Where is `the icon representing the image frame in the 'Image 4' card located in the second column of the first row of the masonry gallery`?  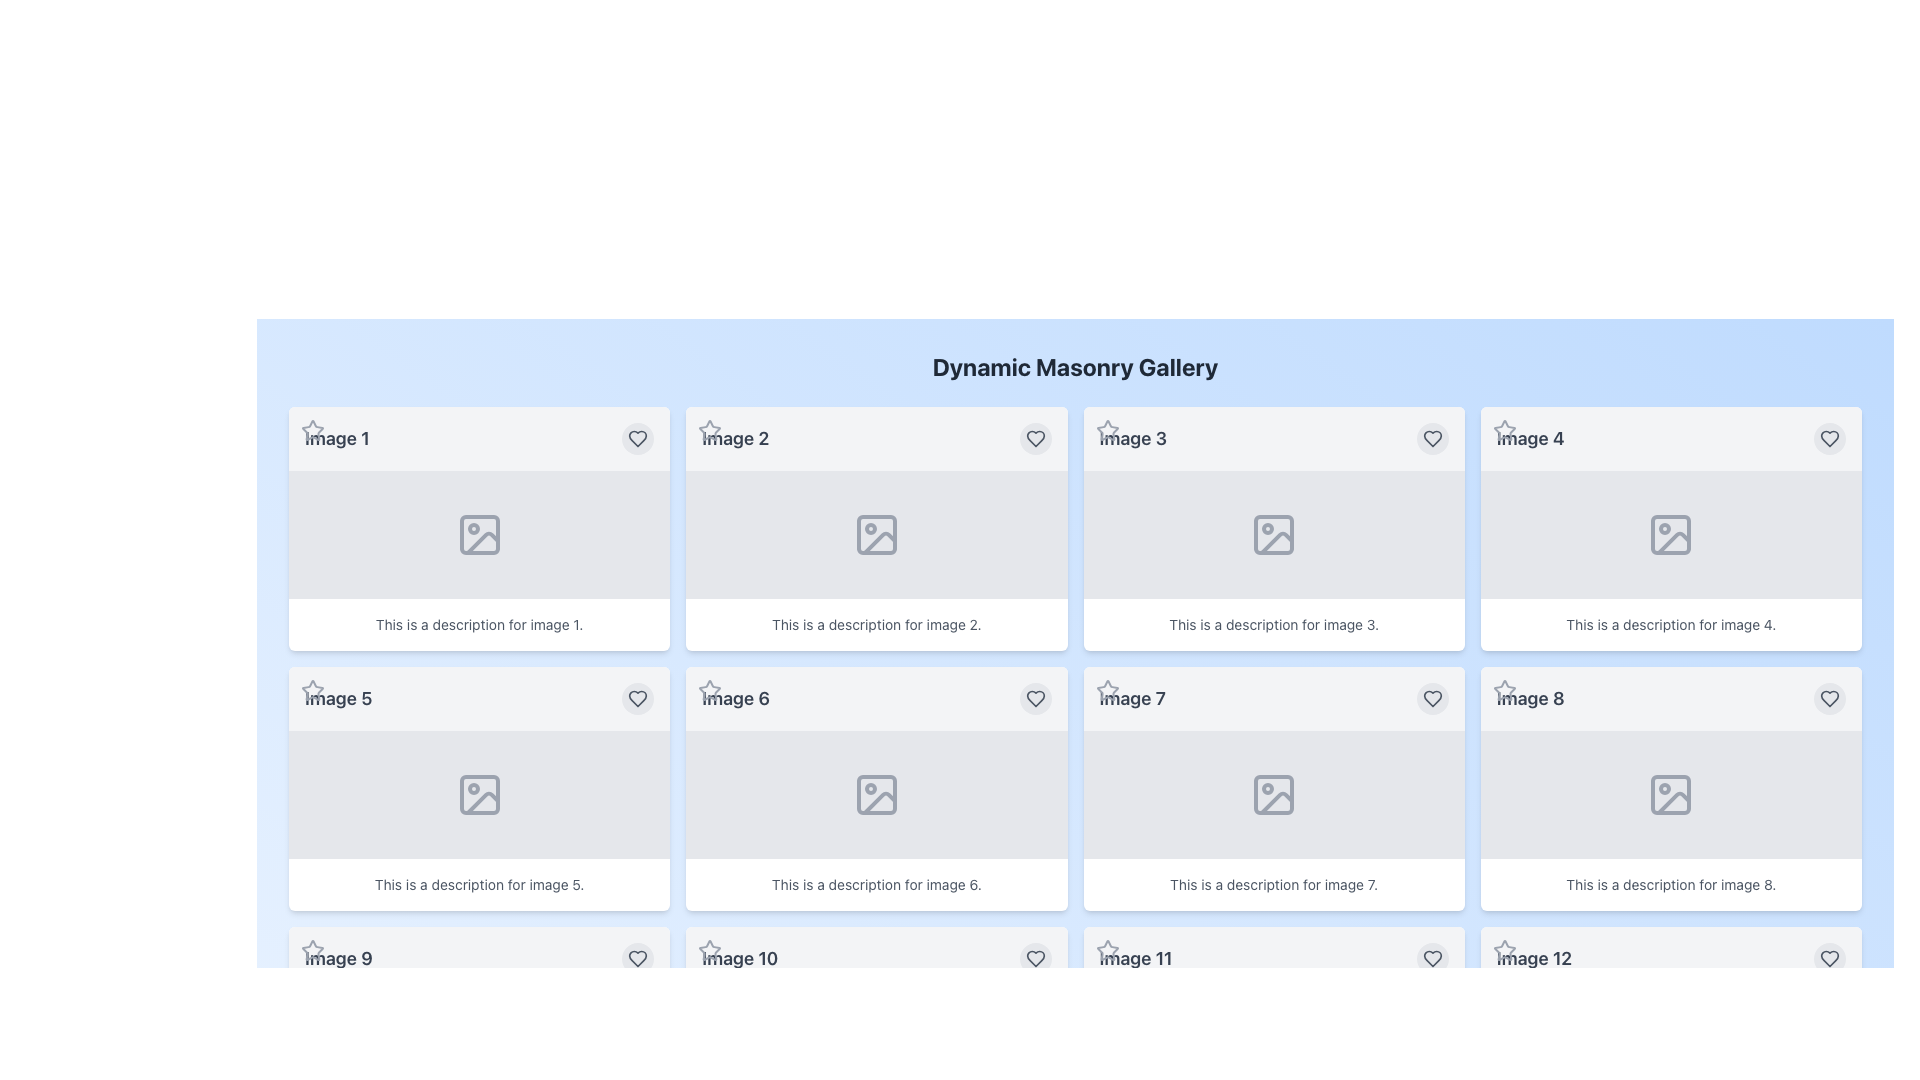 the icon representing the image frame in the 'Image 4' card located in the second column of the first row of the masonry gallery is located at coordinates (1674, 543).